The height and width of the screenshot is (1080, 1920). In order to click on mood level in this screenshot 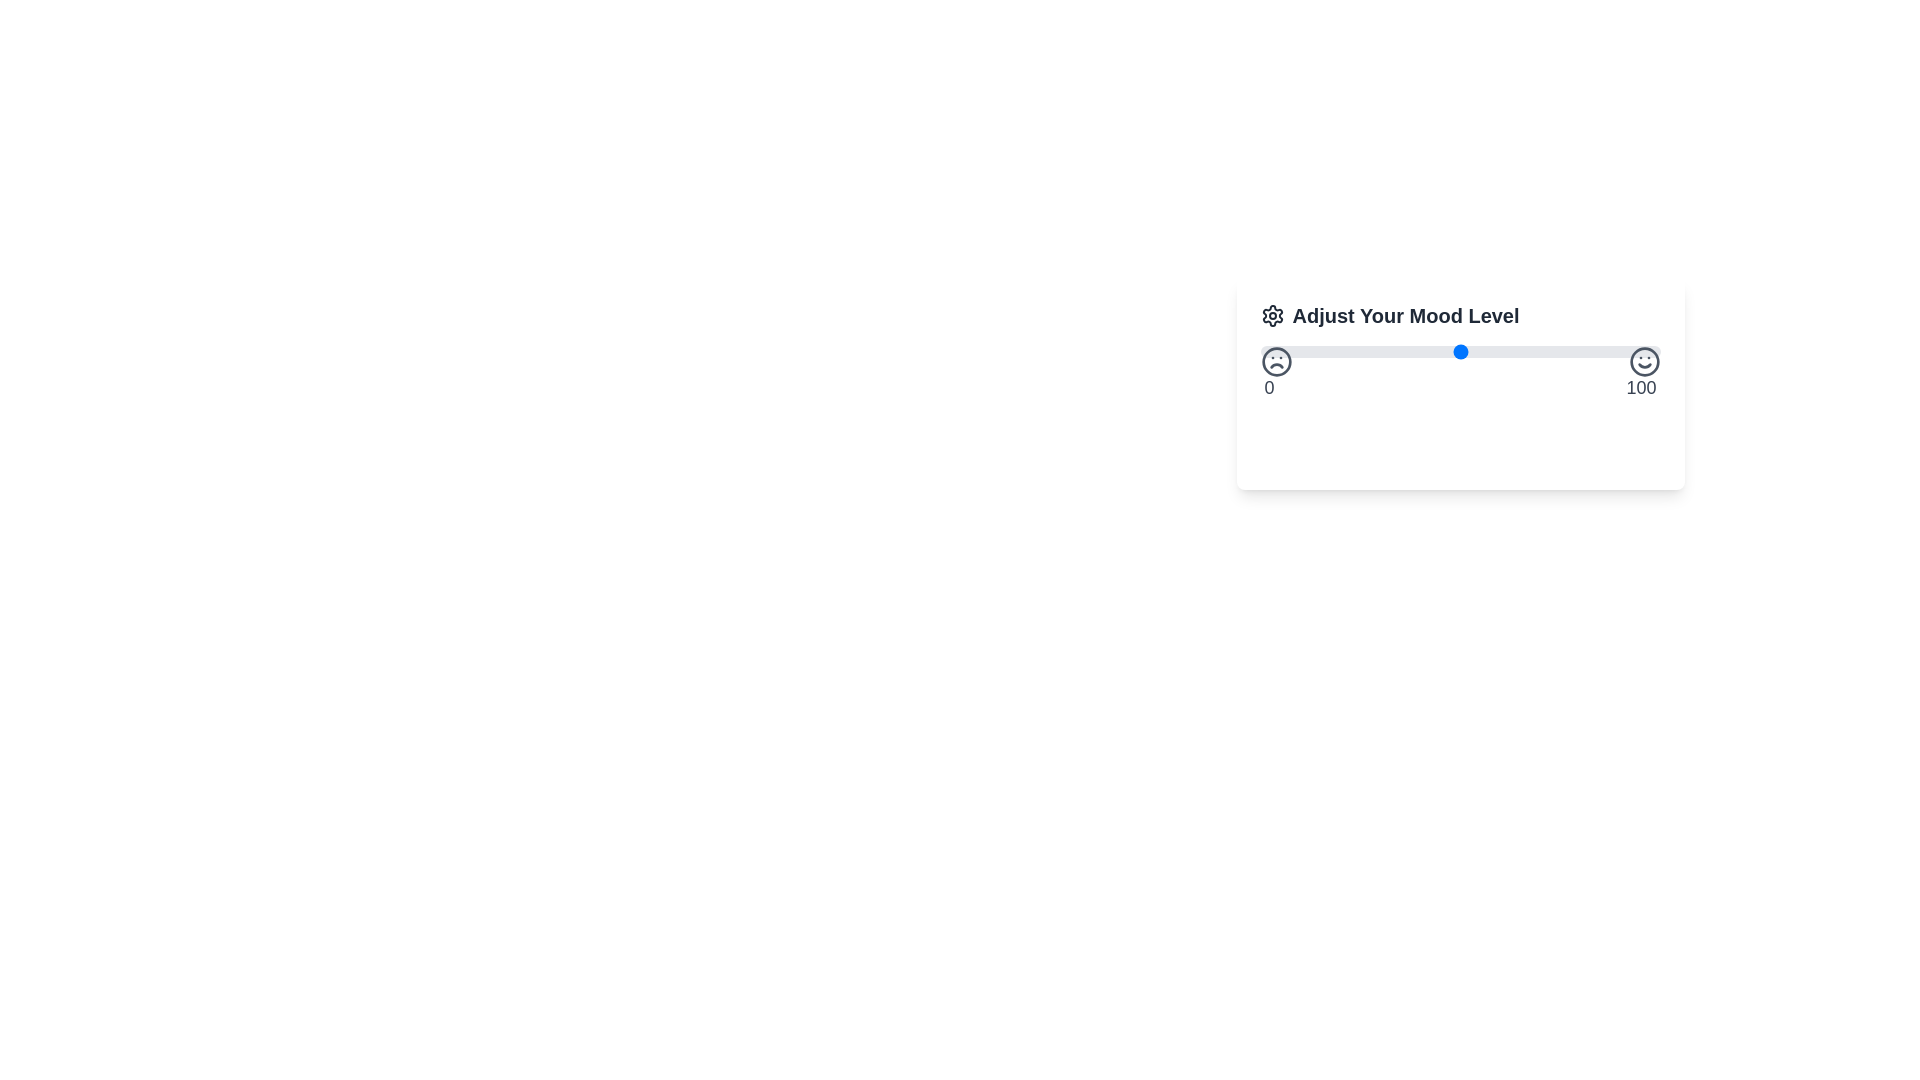, I will do `click(1395, 350)`.